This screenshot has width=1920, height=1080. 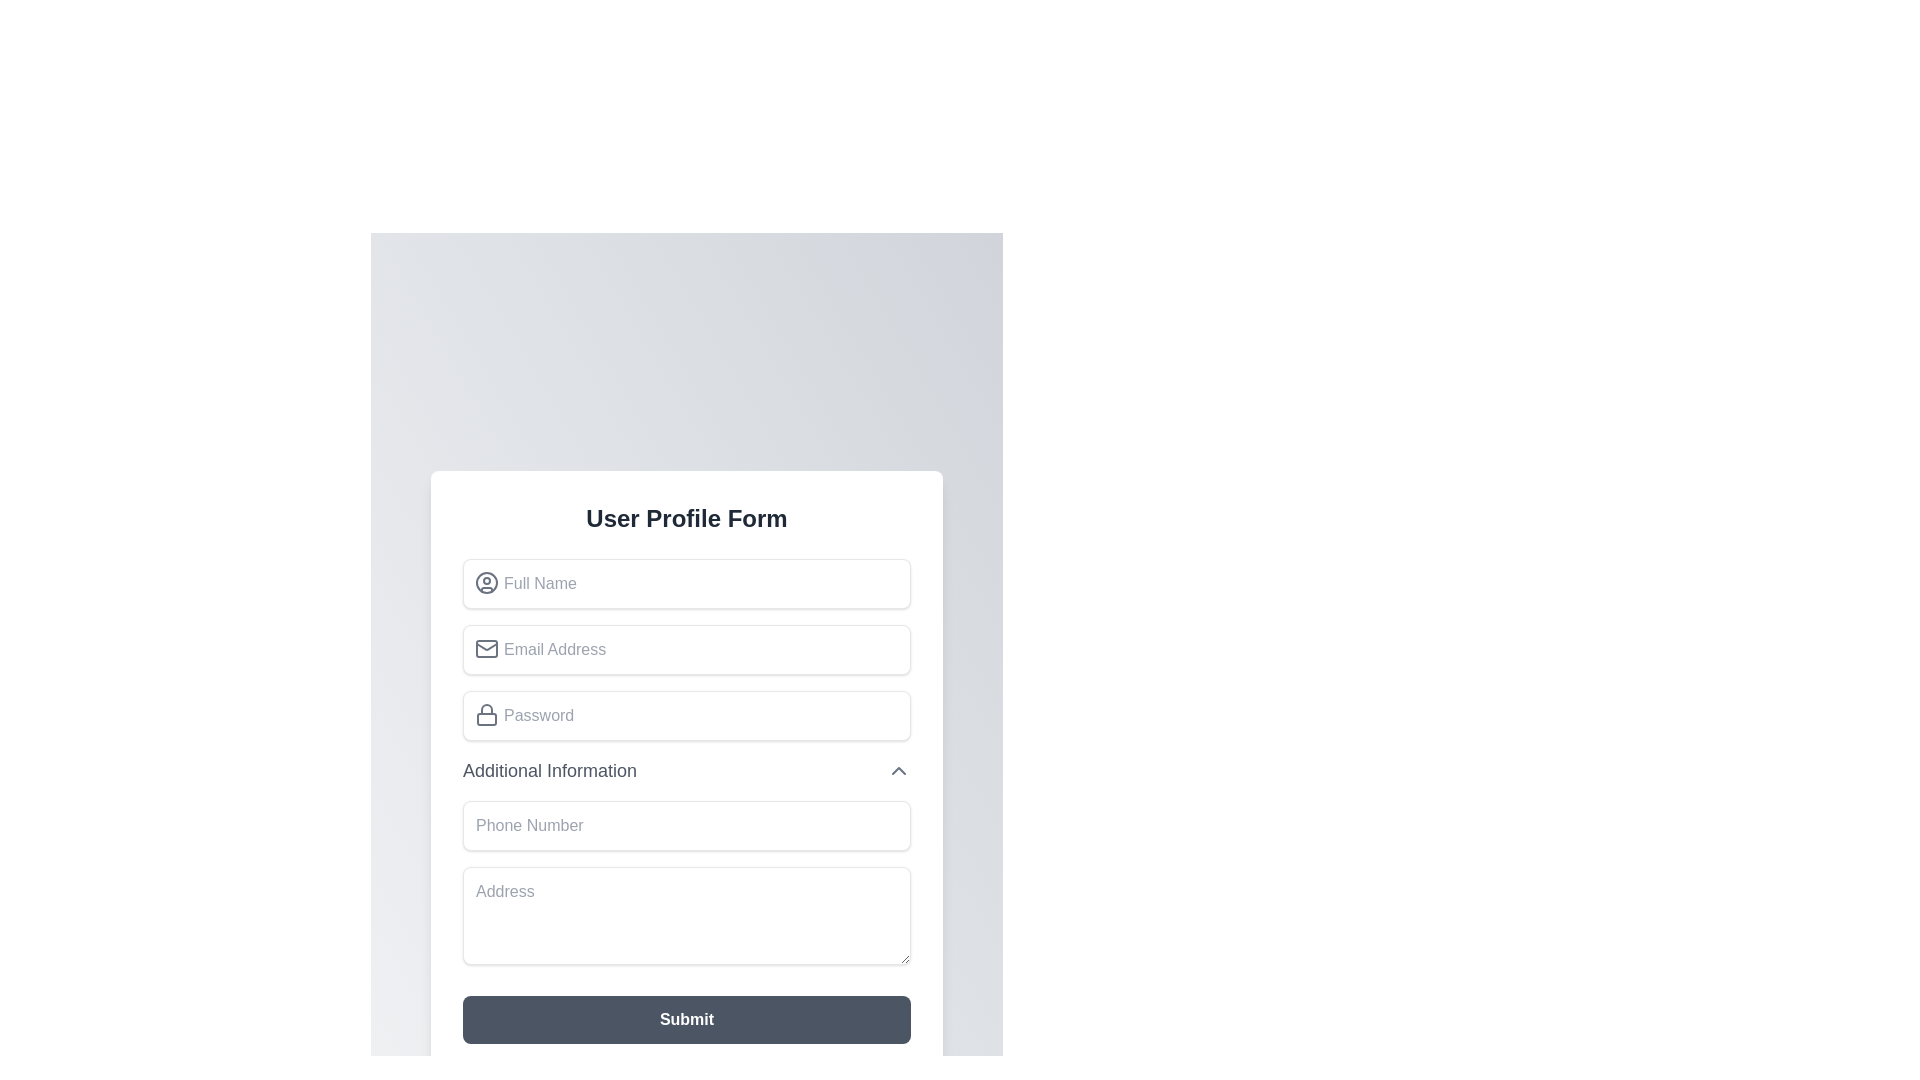 I want to click on the text heading element that serves as a title or heading, providing context to the user about the purpose of the form below it, which is positioned at the top of the layout, so click(x=686, y=516).